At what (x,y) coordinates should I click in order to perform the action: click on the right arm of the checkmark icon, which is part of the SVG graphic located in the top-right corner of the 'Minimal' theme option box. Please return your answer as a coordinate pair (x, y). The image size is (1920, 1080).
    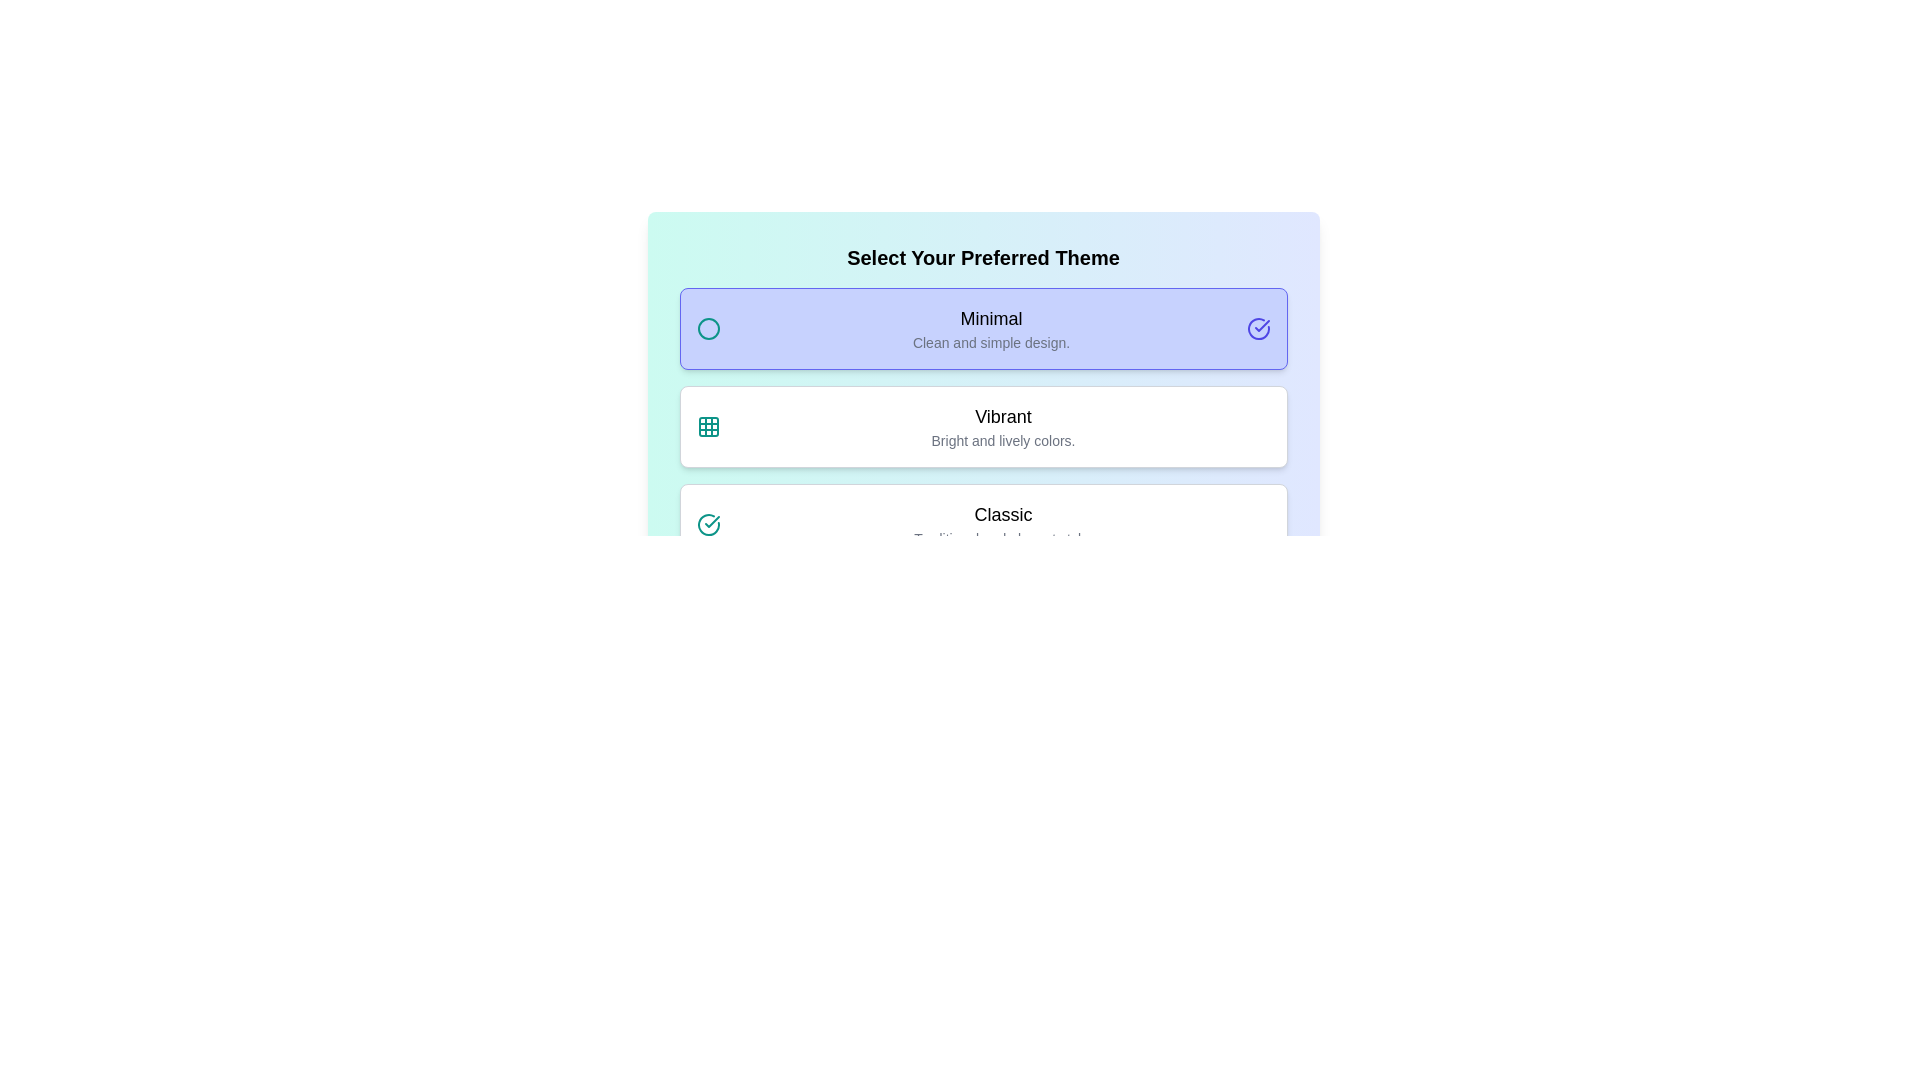
    Looking at the image, I should click on (1261, 325).